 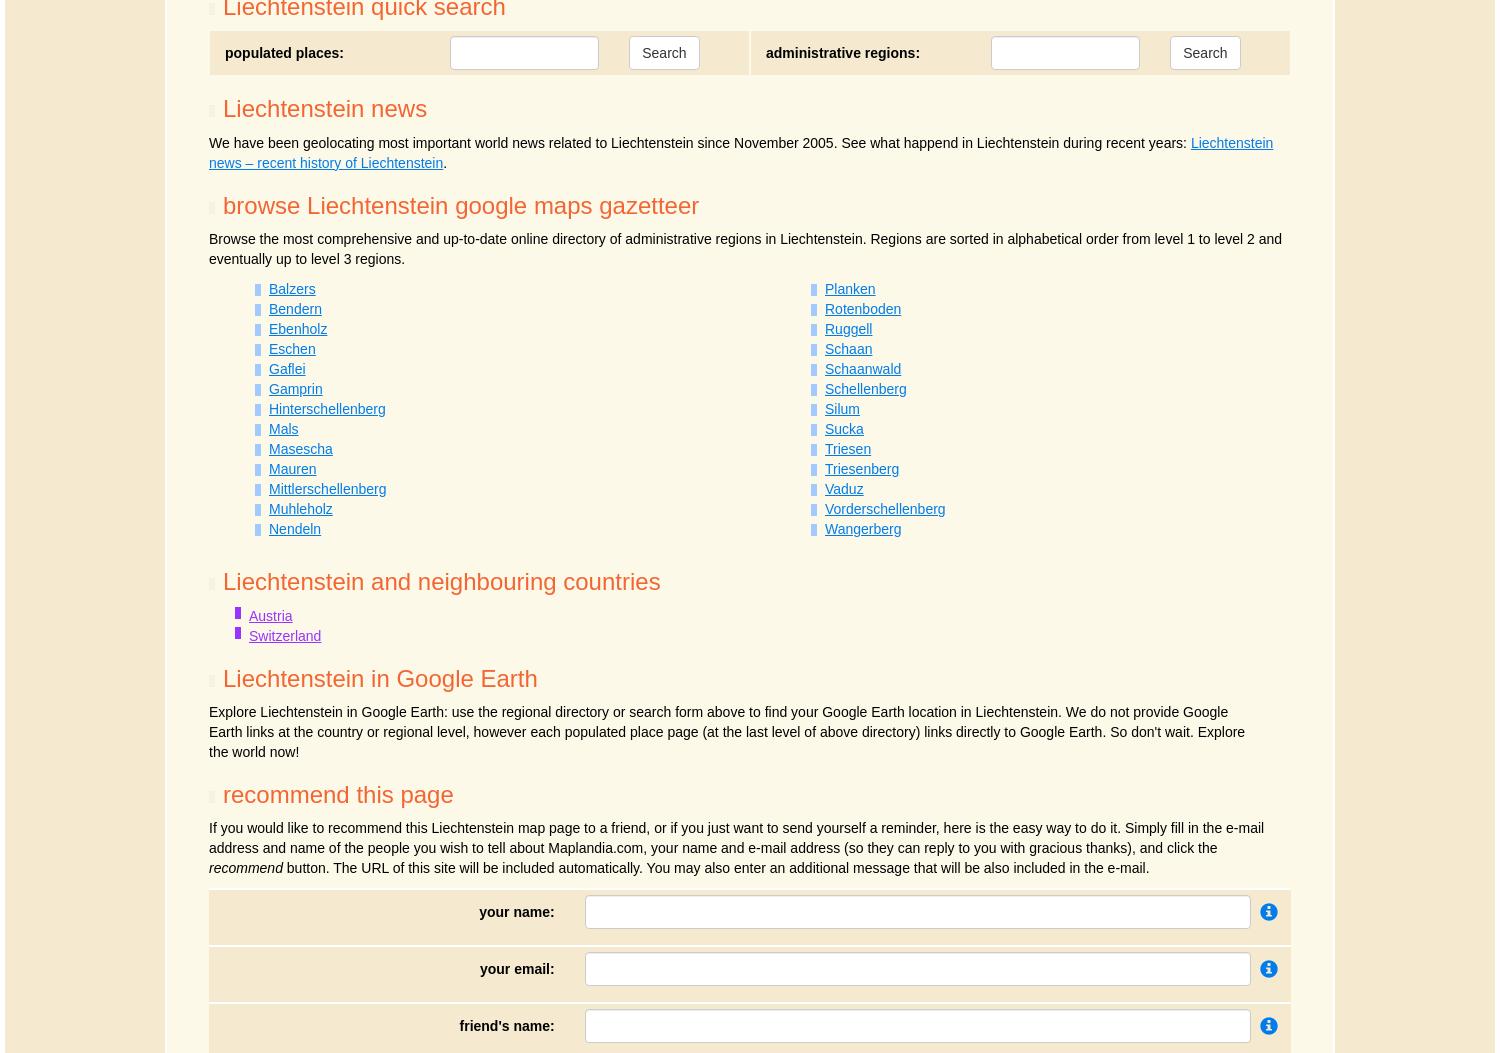 What do you see at coordinates (207, 836) in the screenshot?
I see `'If you would like to recommend this Liechtenstein map page to a friend, or if you just want to send yourself a reminder, here is the easy way to do it. Simply fill in the e-mail address and name of the people you wish to tell about Maplandia.com, your name and e-mail address (so they can reply to you with gracious thanks), and click the'` at bounding box center [207, 836].